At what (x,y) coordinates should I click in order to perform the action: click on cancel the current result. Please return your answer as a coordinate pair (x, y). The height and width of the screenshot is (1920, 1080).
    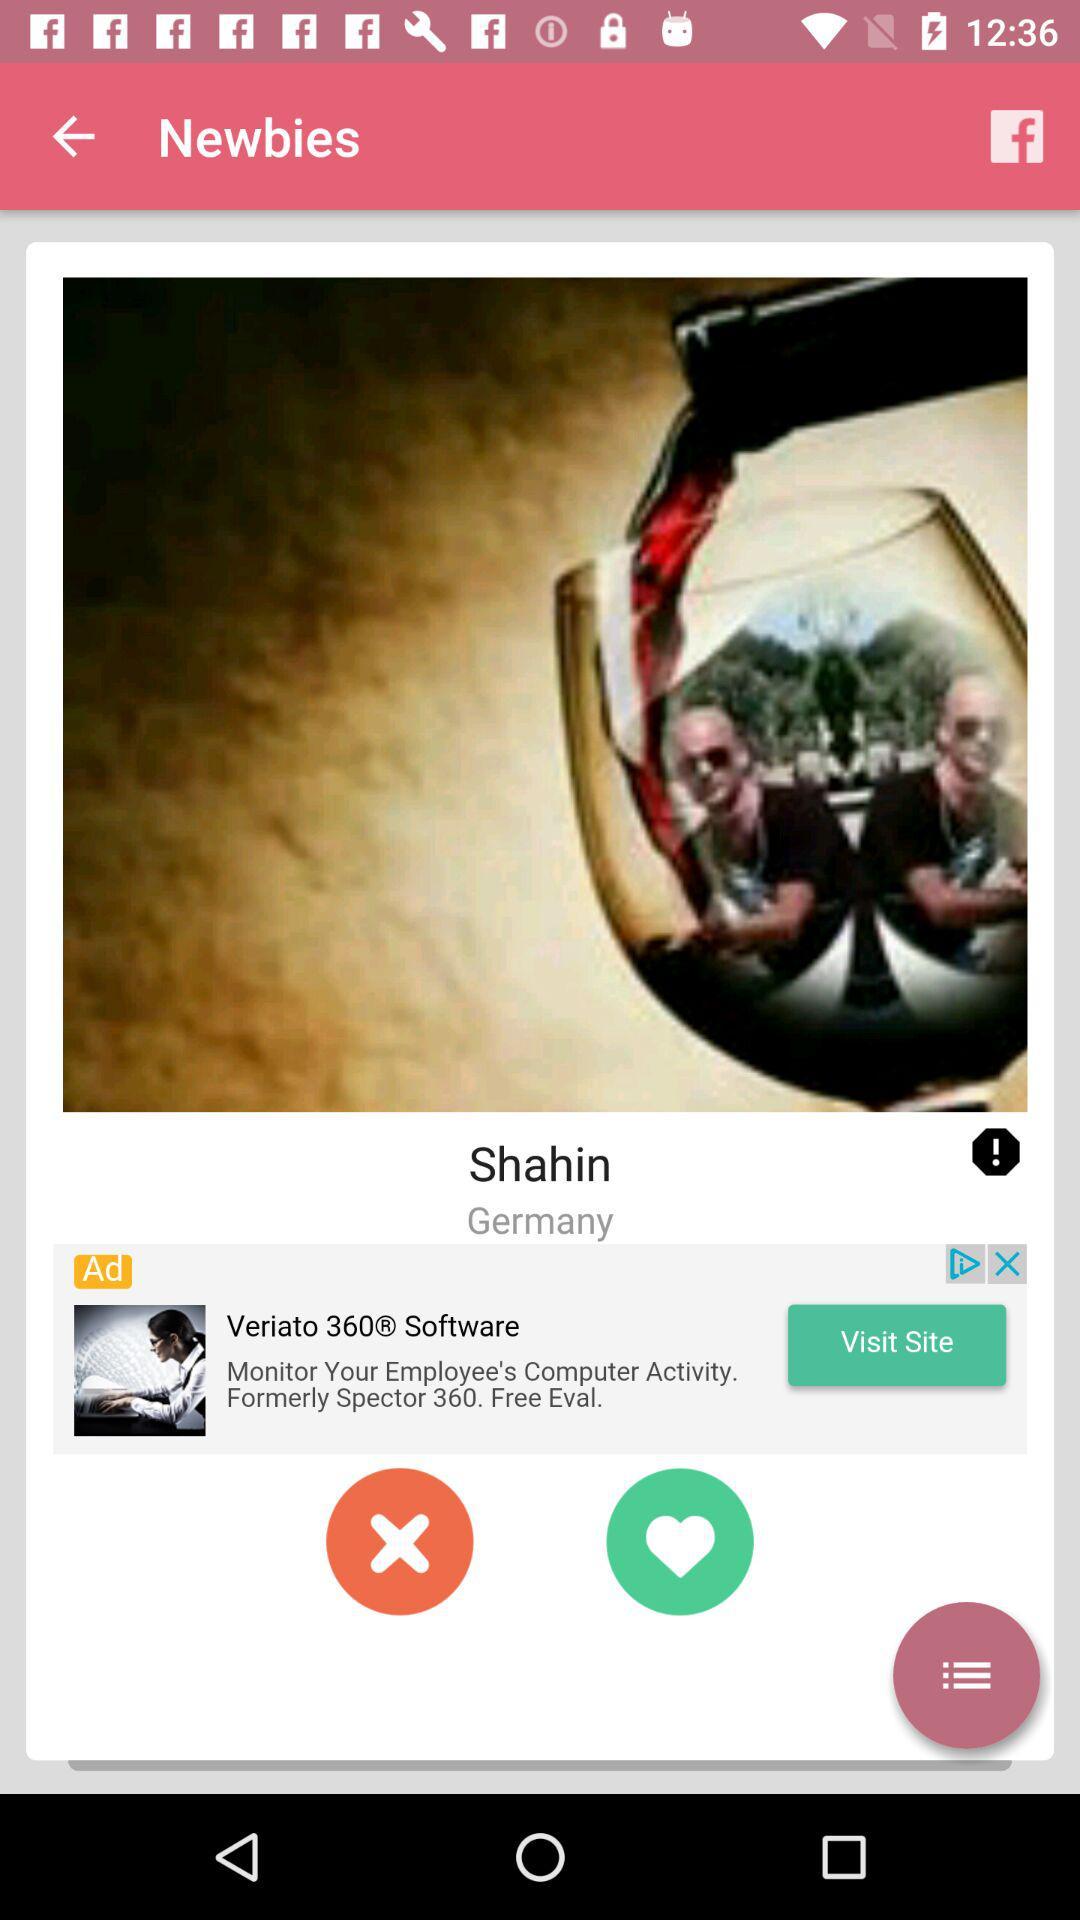
    Looking at the image, I should click on (400, 1540).